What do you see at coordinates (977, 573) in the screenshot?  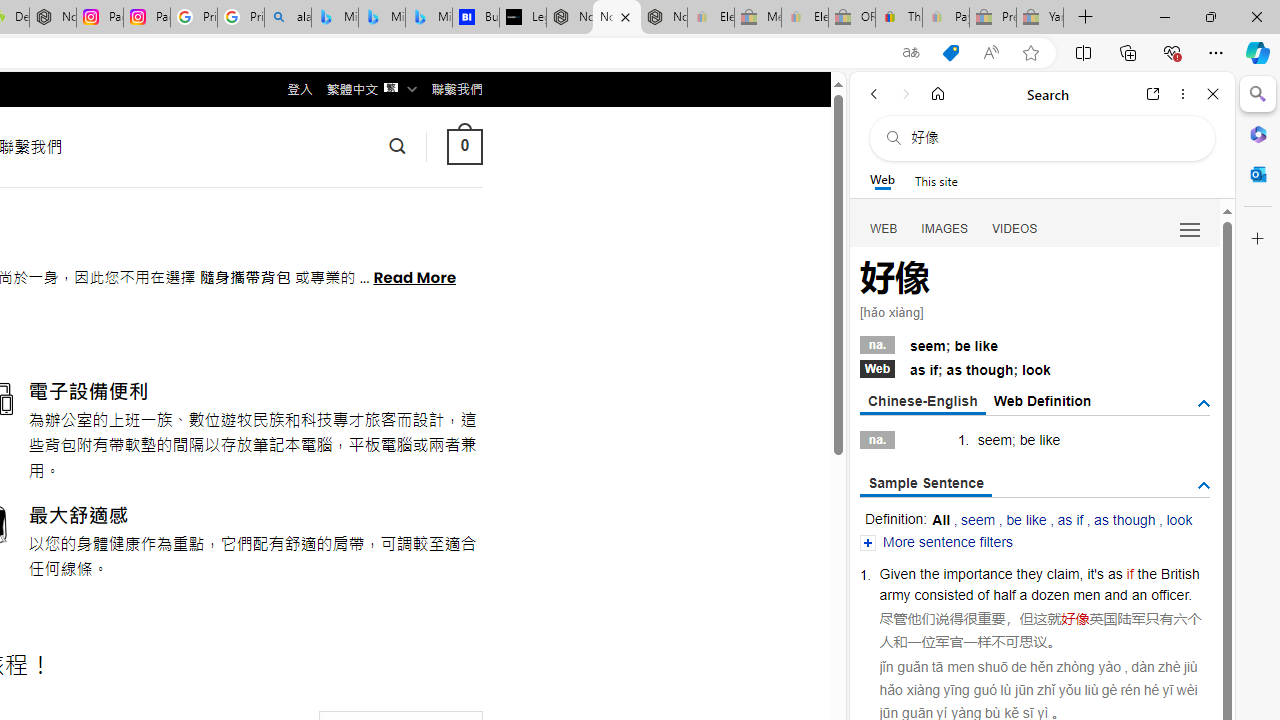 I see `'importance'` at bounding box center [977, 573].